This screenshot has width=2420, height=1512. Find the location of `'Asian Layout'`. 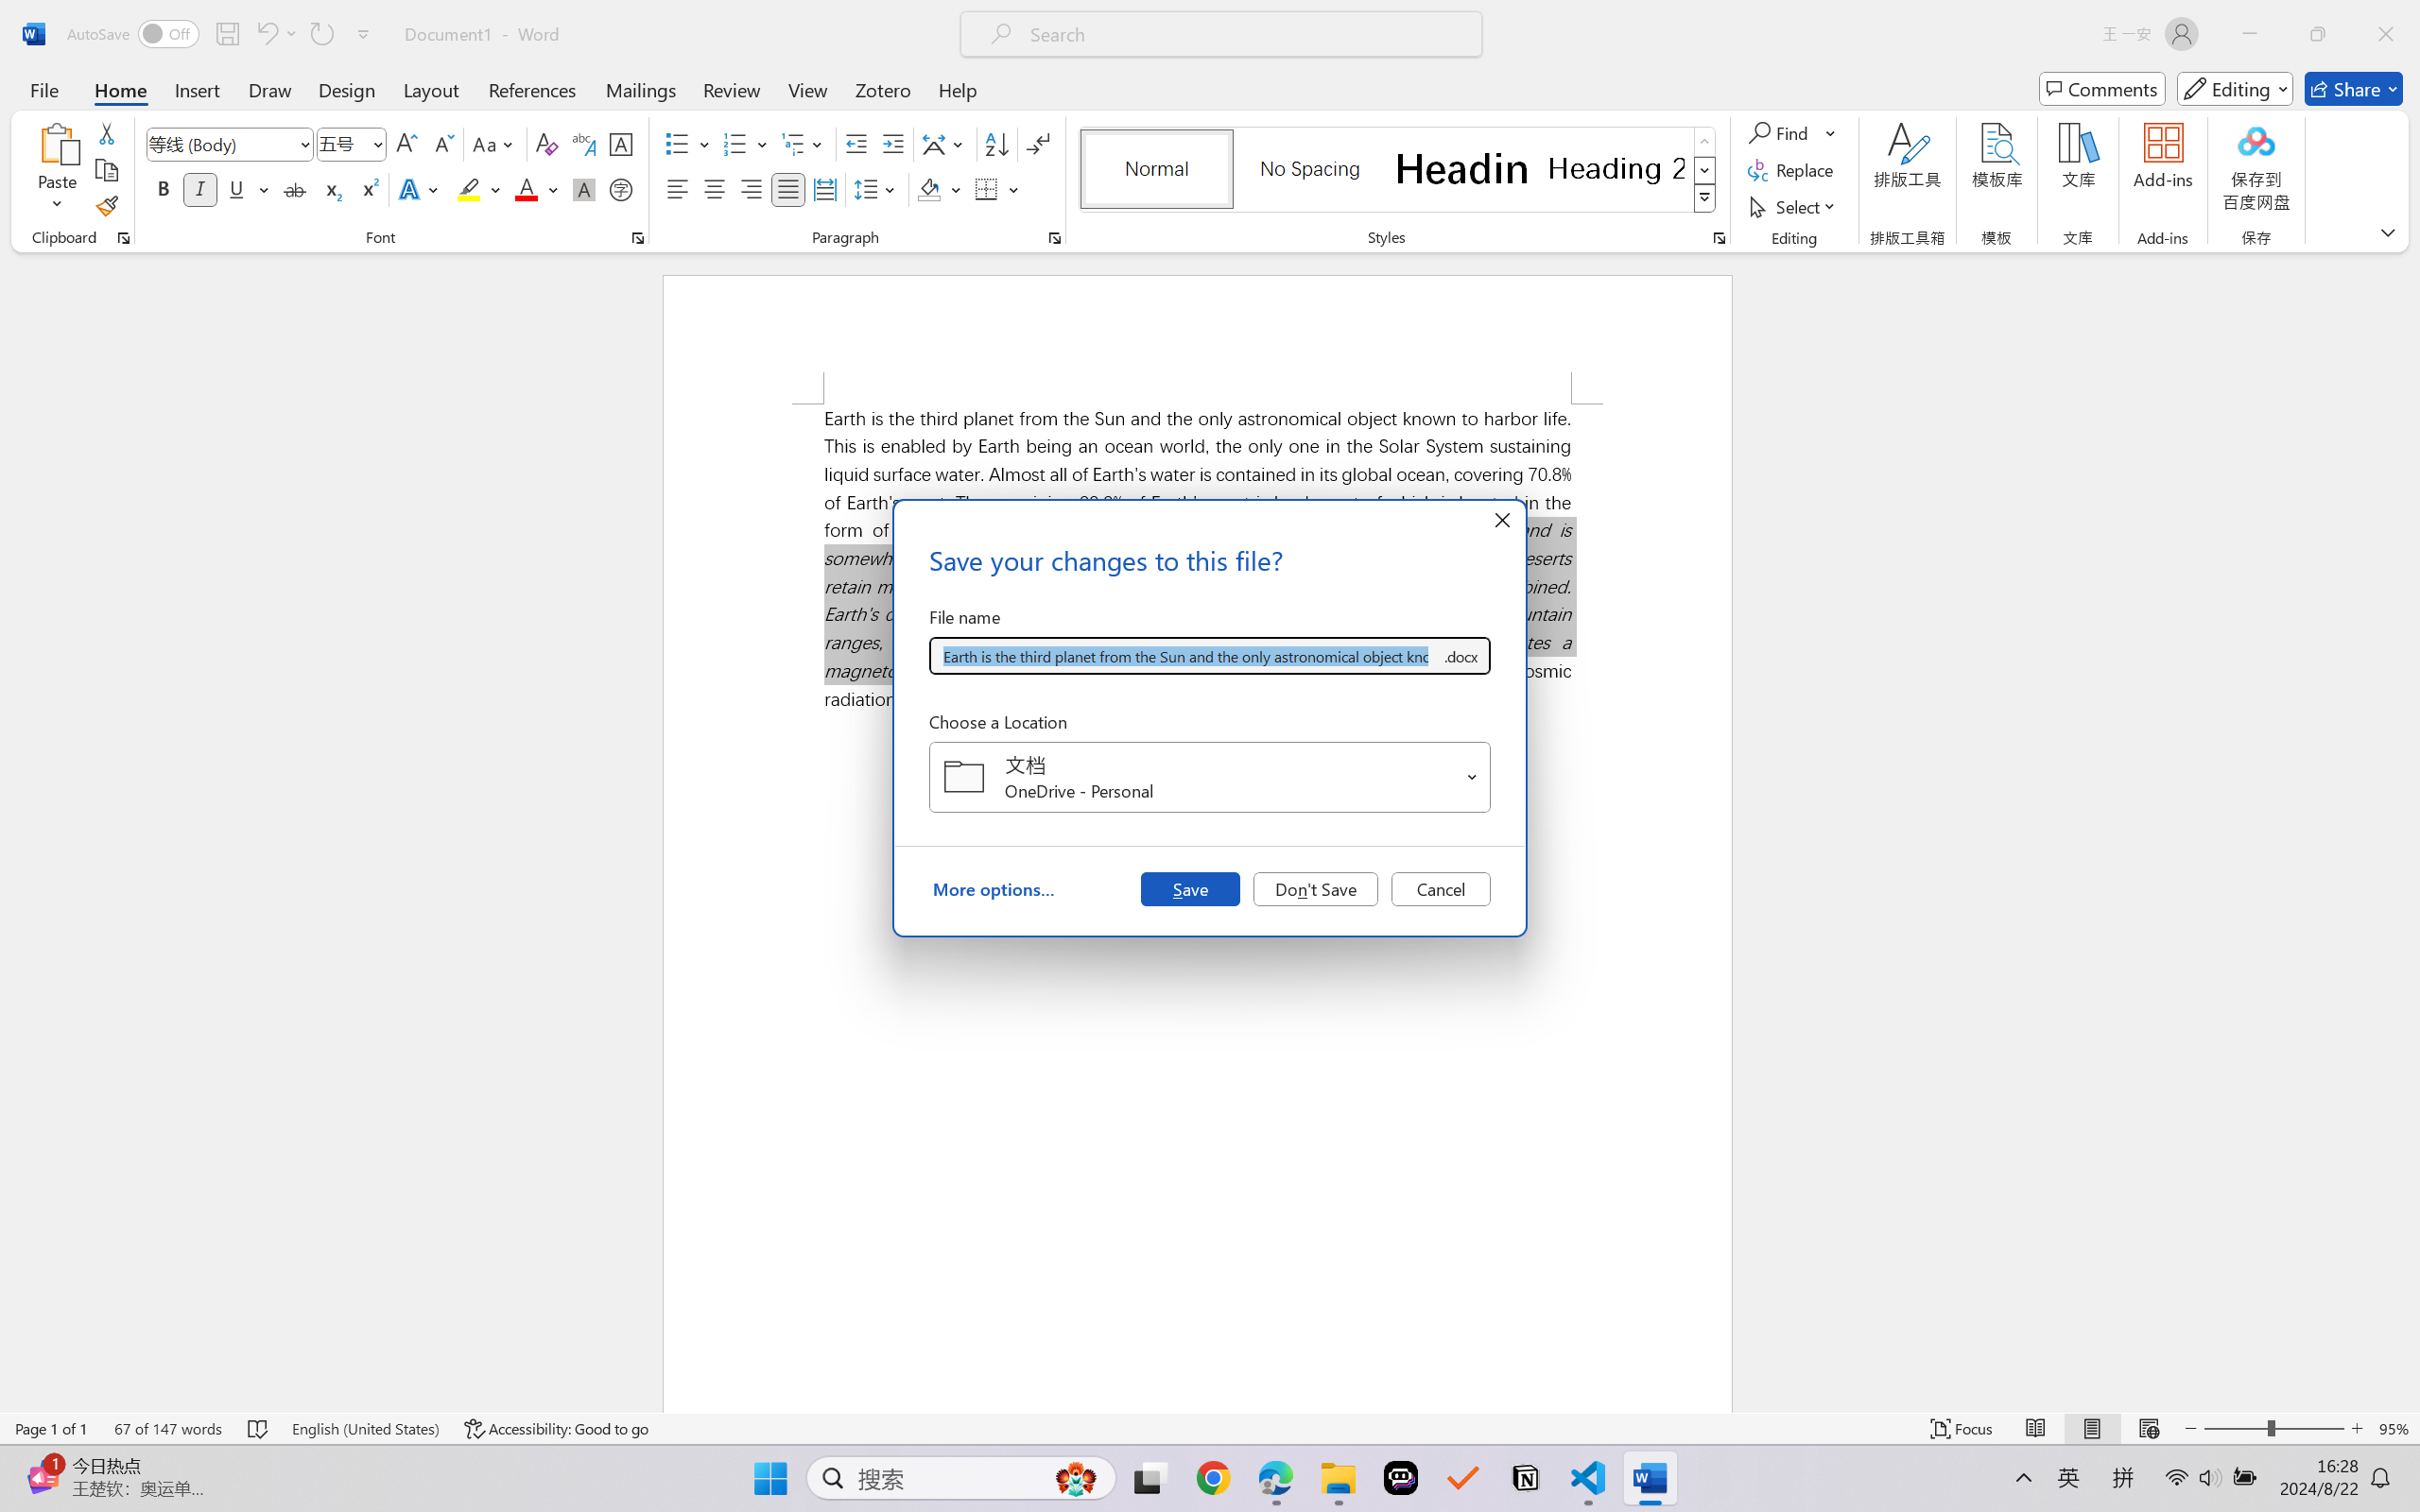

'Asian Layout' is located at coordinates (944, 144).